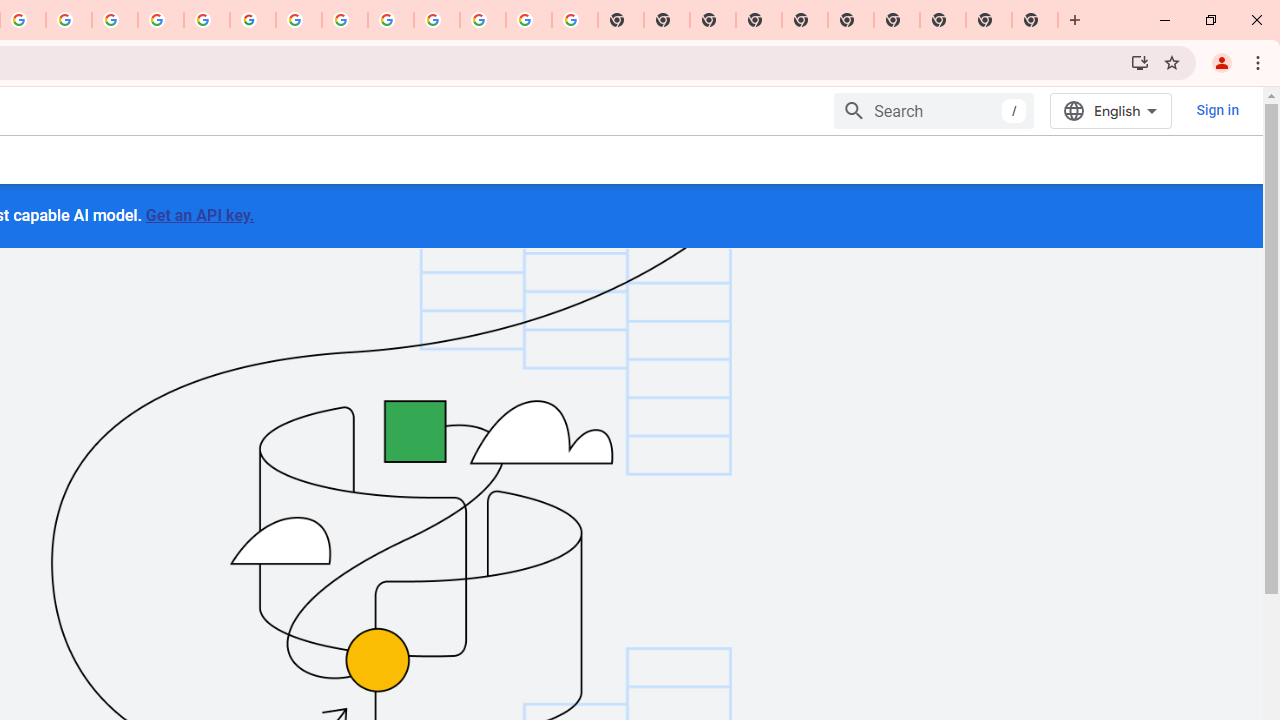 The image size is (1280, 720). Describe the element at coordinates (298, 20) in the screenshot. I see `'YouTube'` at that location.